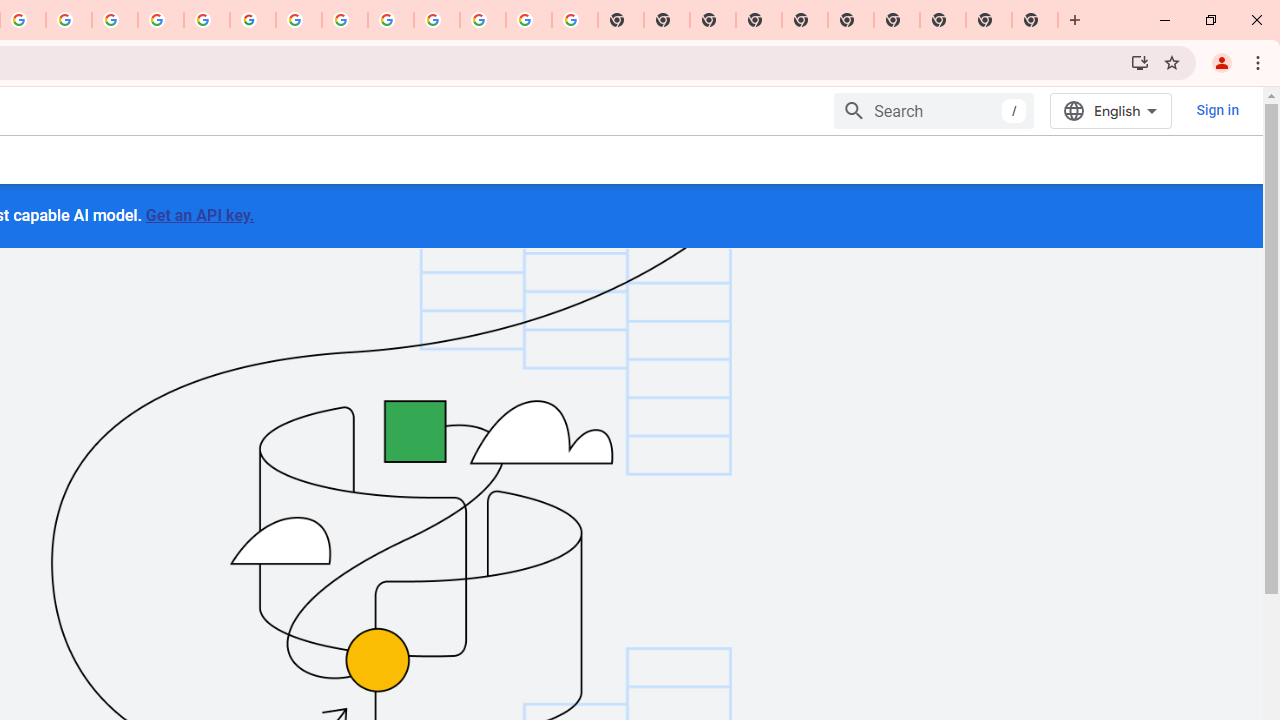 The image size is (1280, 720). Describe the element at coordinates (298, 20) in the screenshot. I see `'YouTube'` at that location.